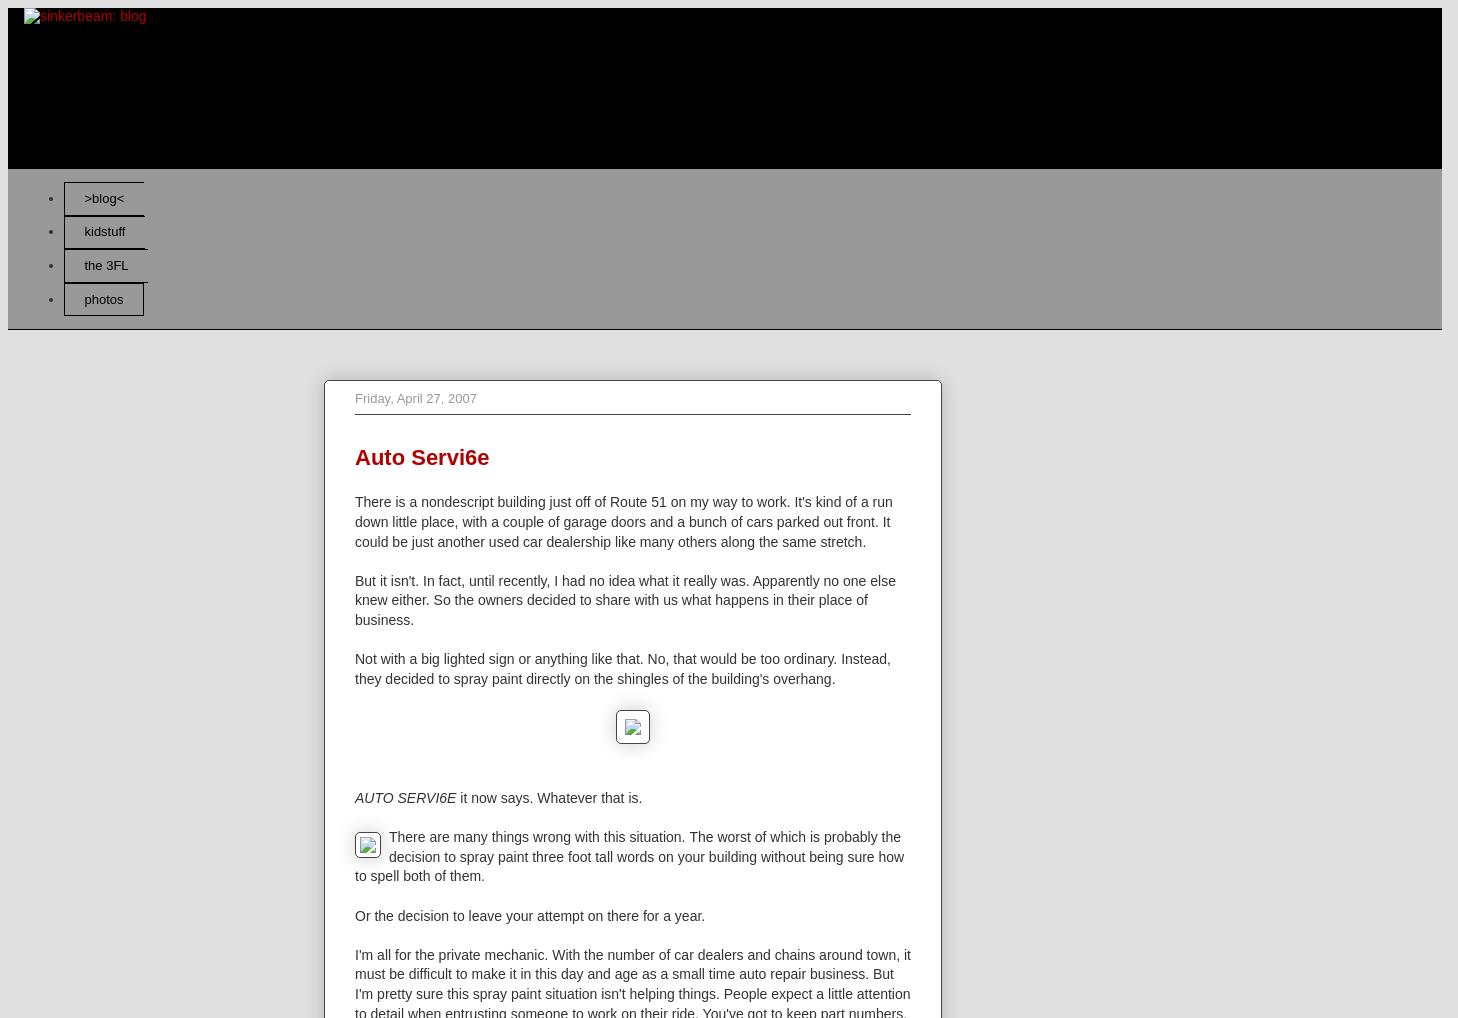 Image resolution: width=1458 pixels, height=1018 pixels. What do you see at coordinates (104, 264) in the screenshot?
I see `'the 3FL'` at bounding box center [104, 264].